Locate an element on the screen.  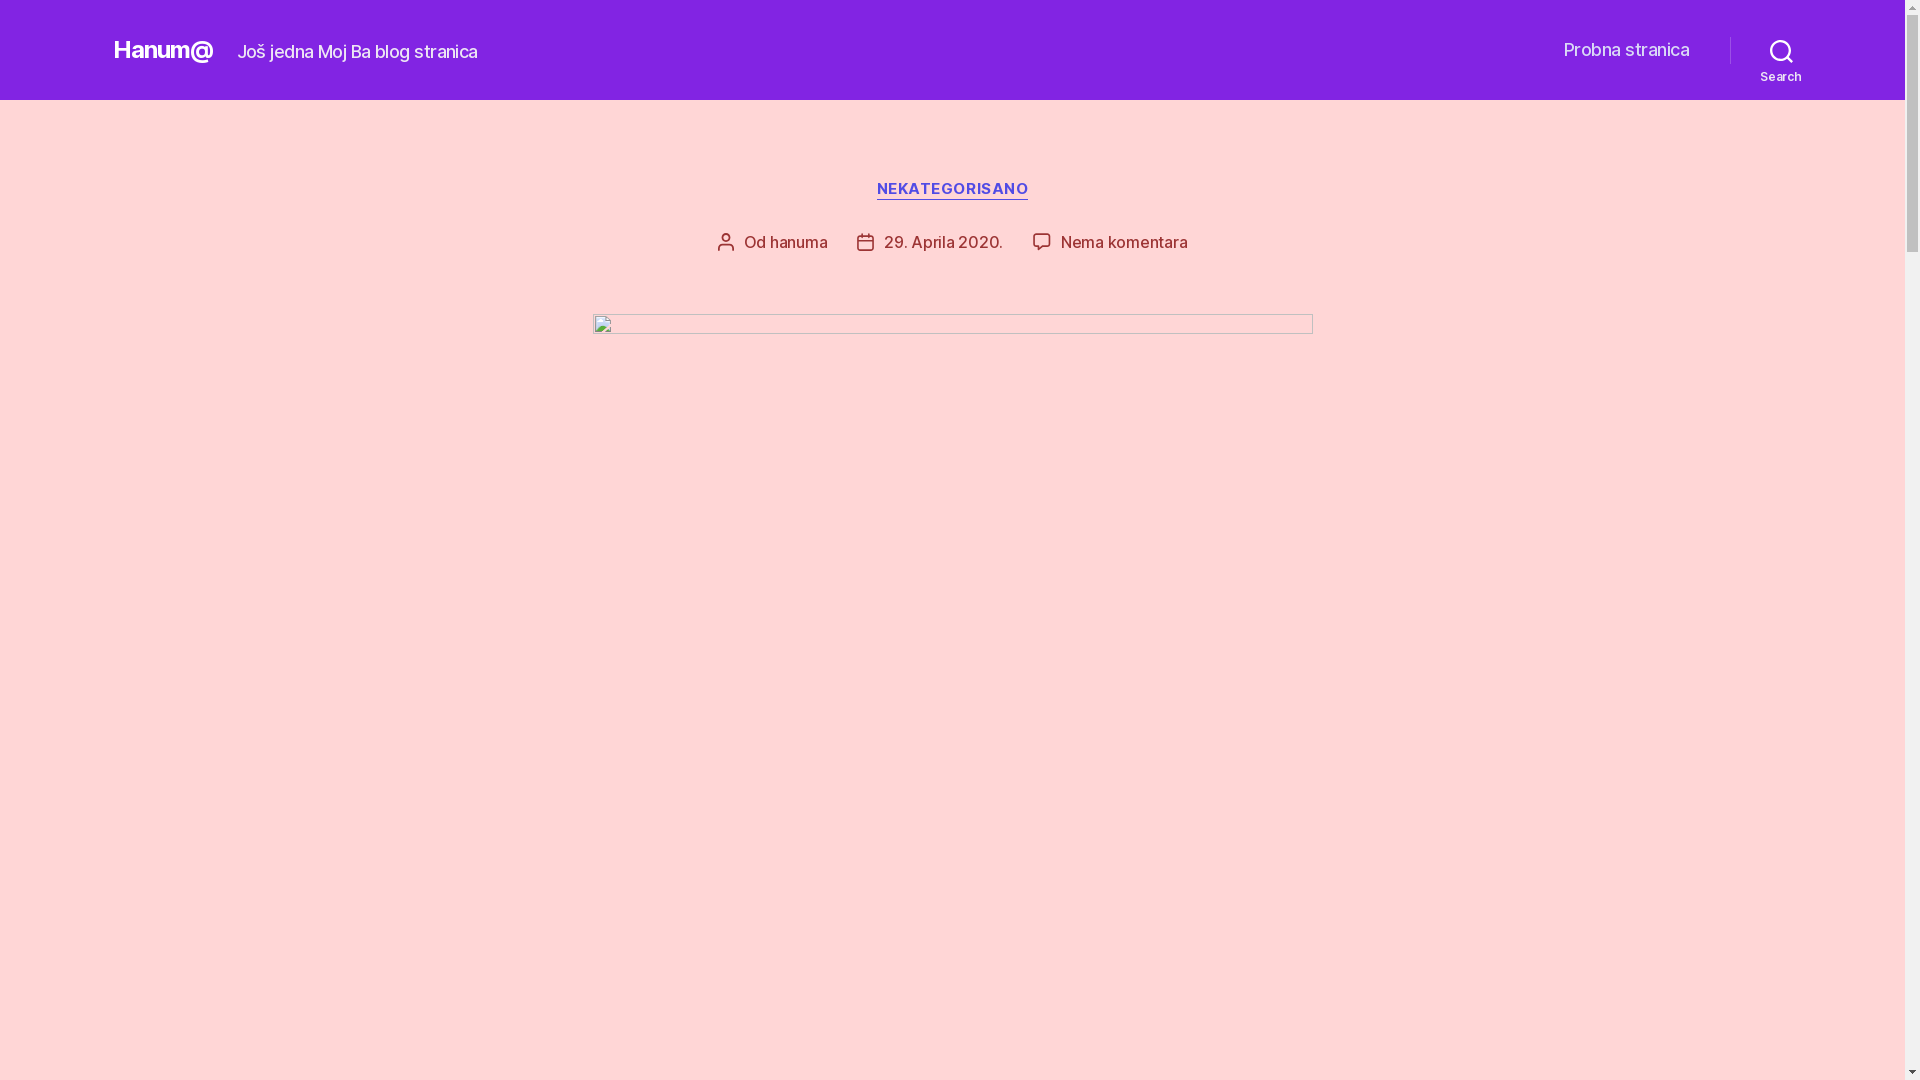
'Probna stranica' is located at coordinates (1627, 49).